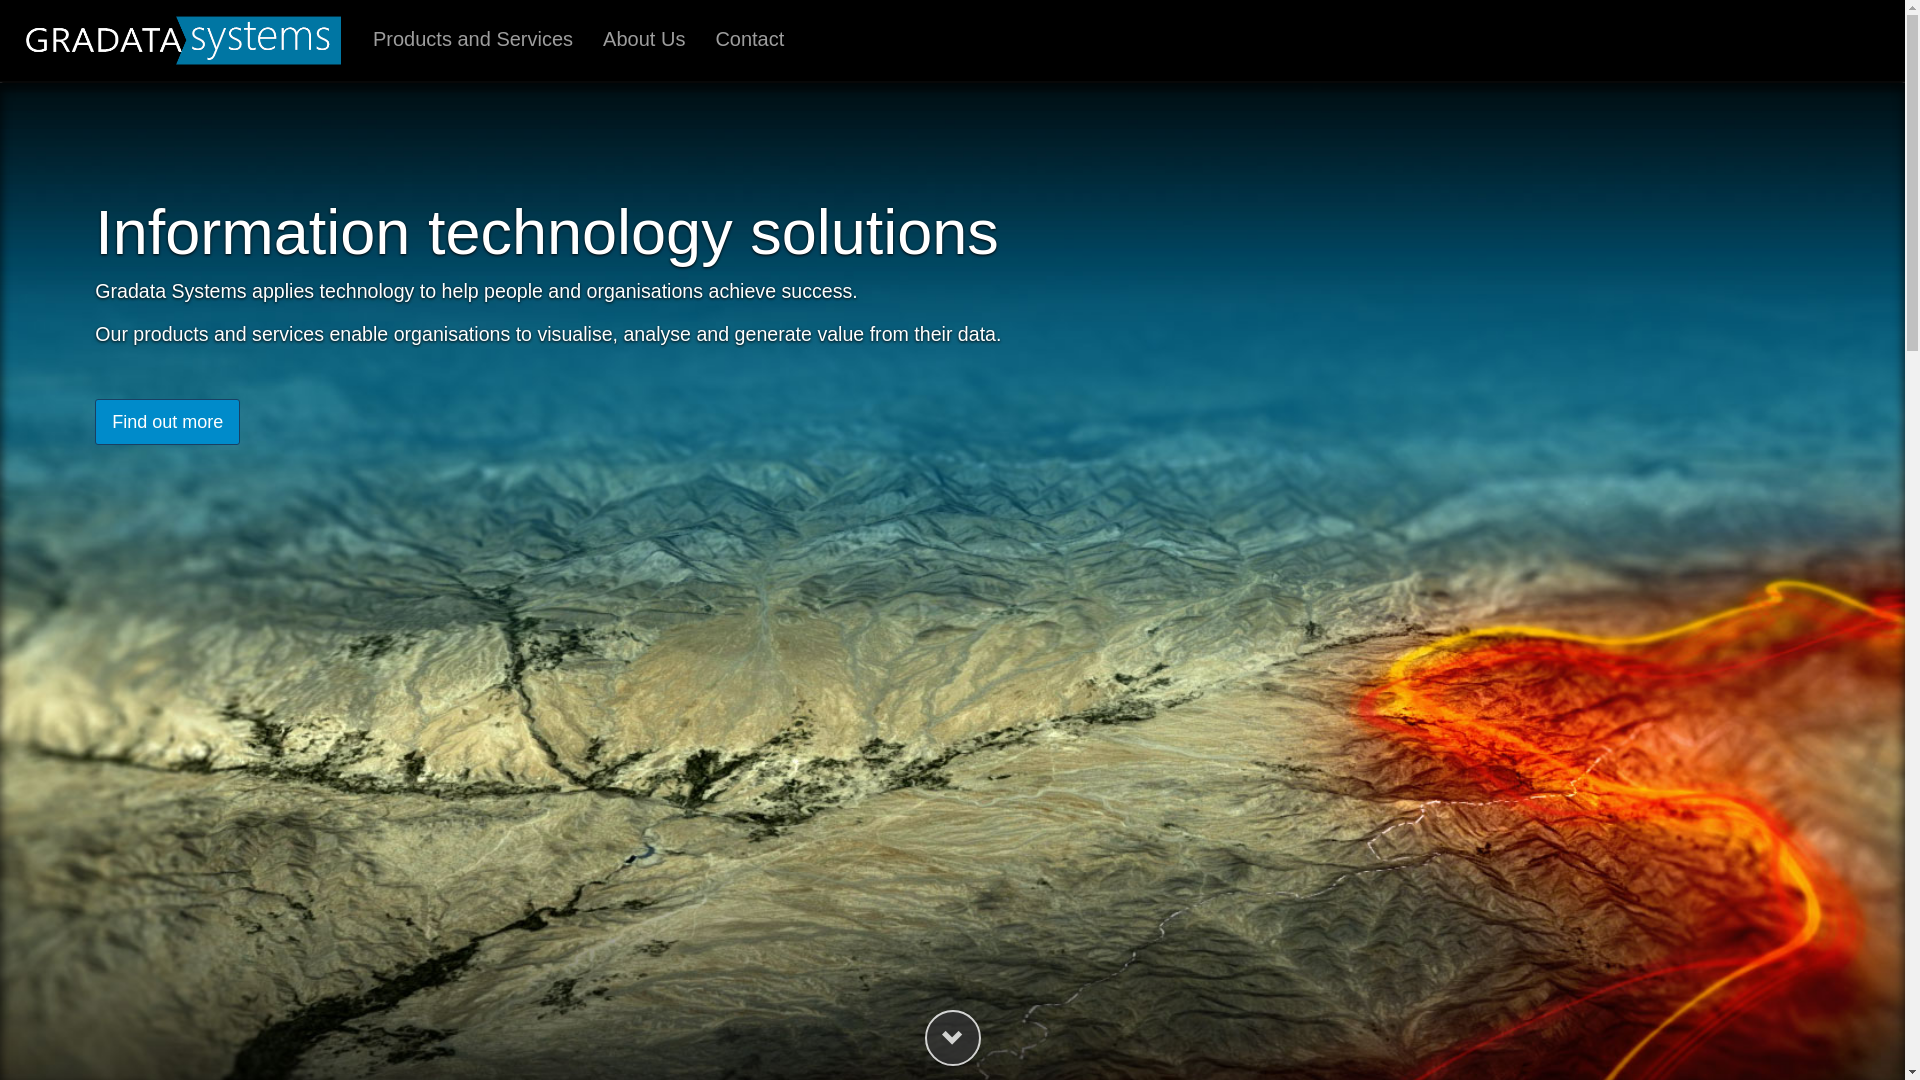  What do you see at coordinates (643, 40) in the screenshot?
I see `'About Us'` at bounding box center [643, 40].